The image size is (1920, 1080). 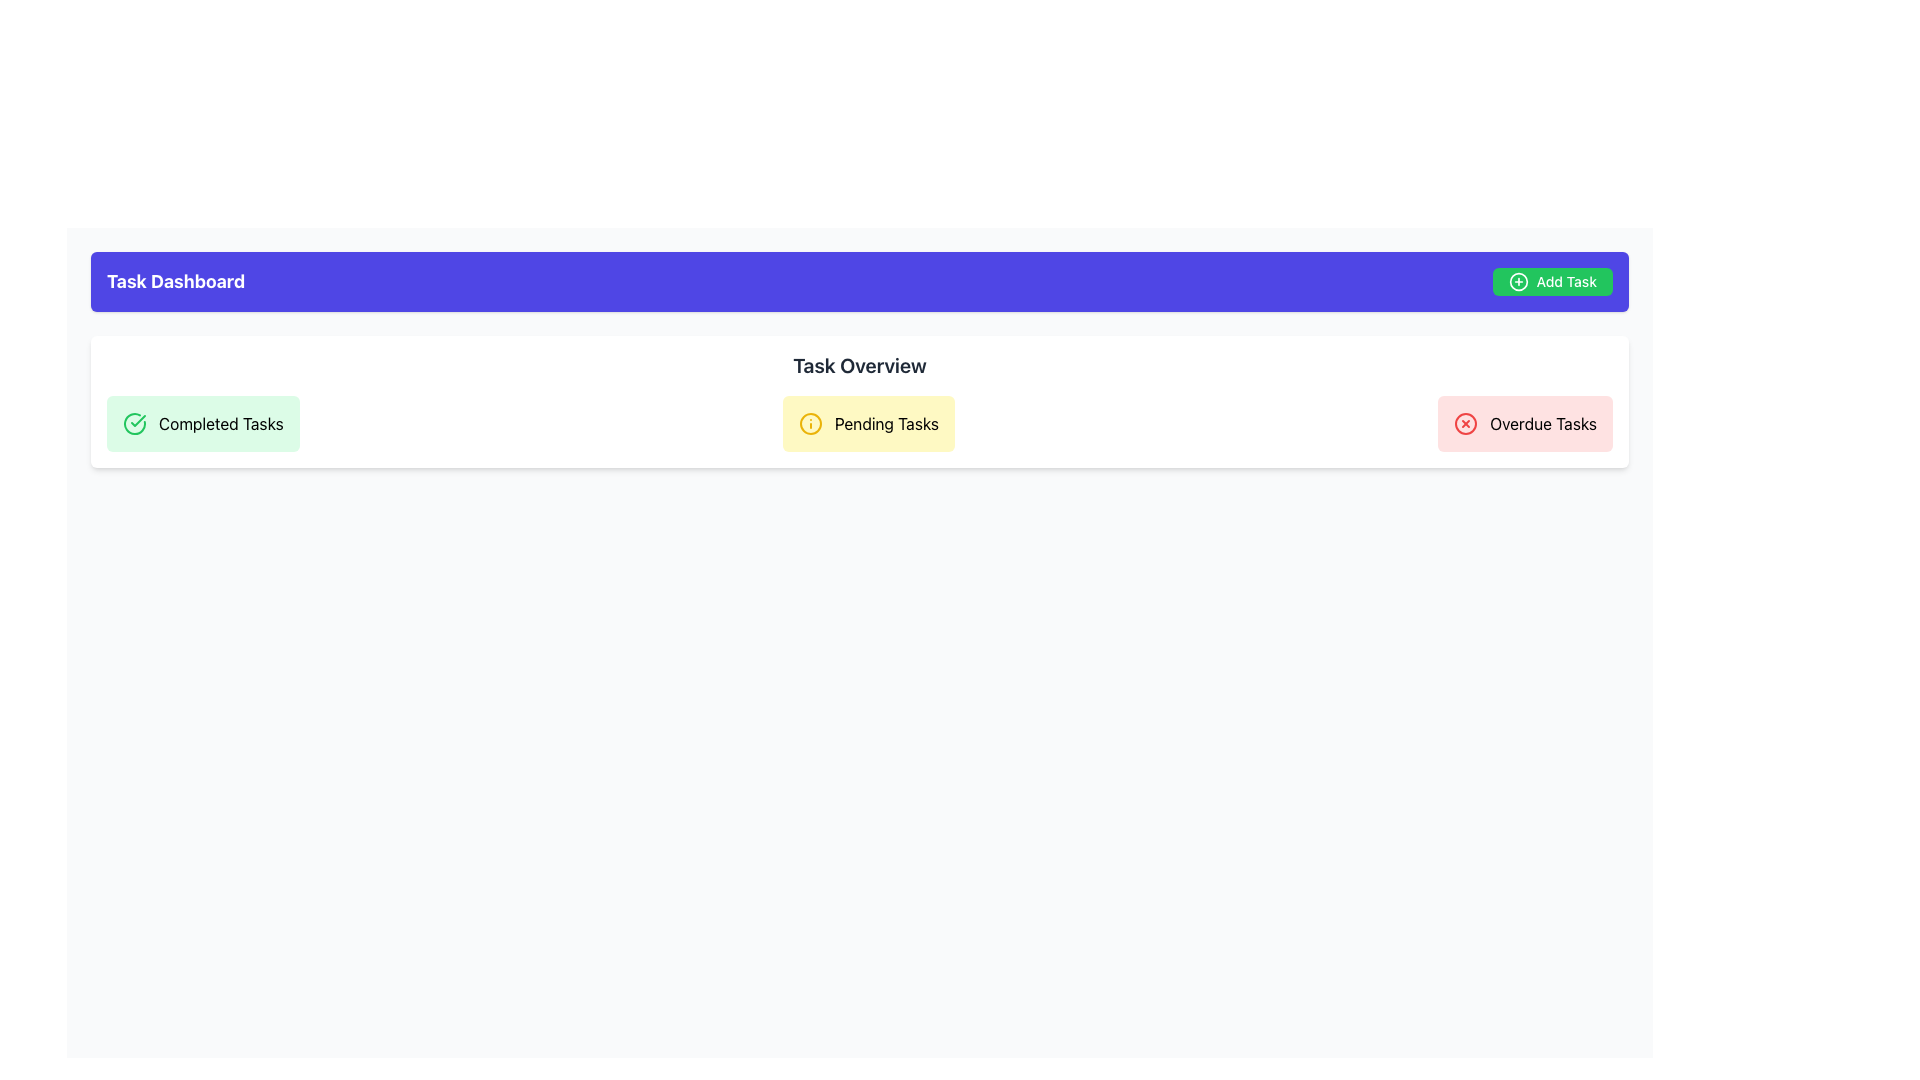 What do you see at coordinates (203, 423) in the screenshot?
I see `the Informative Card that displays 'Completed Tasks' with a green hue, located in the top-left of the 'Task Overview' section` at bounding box center [203, 423].